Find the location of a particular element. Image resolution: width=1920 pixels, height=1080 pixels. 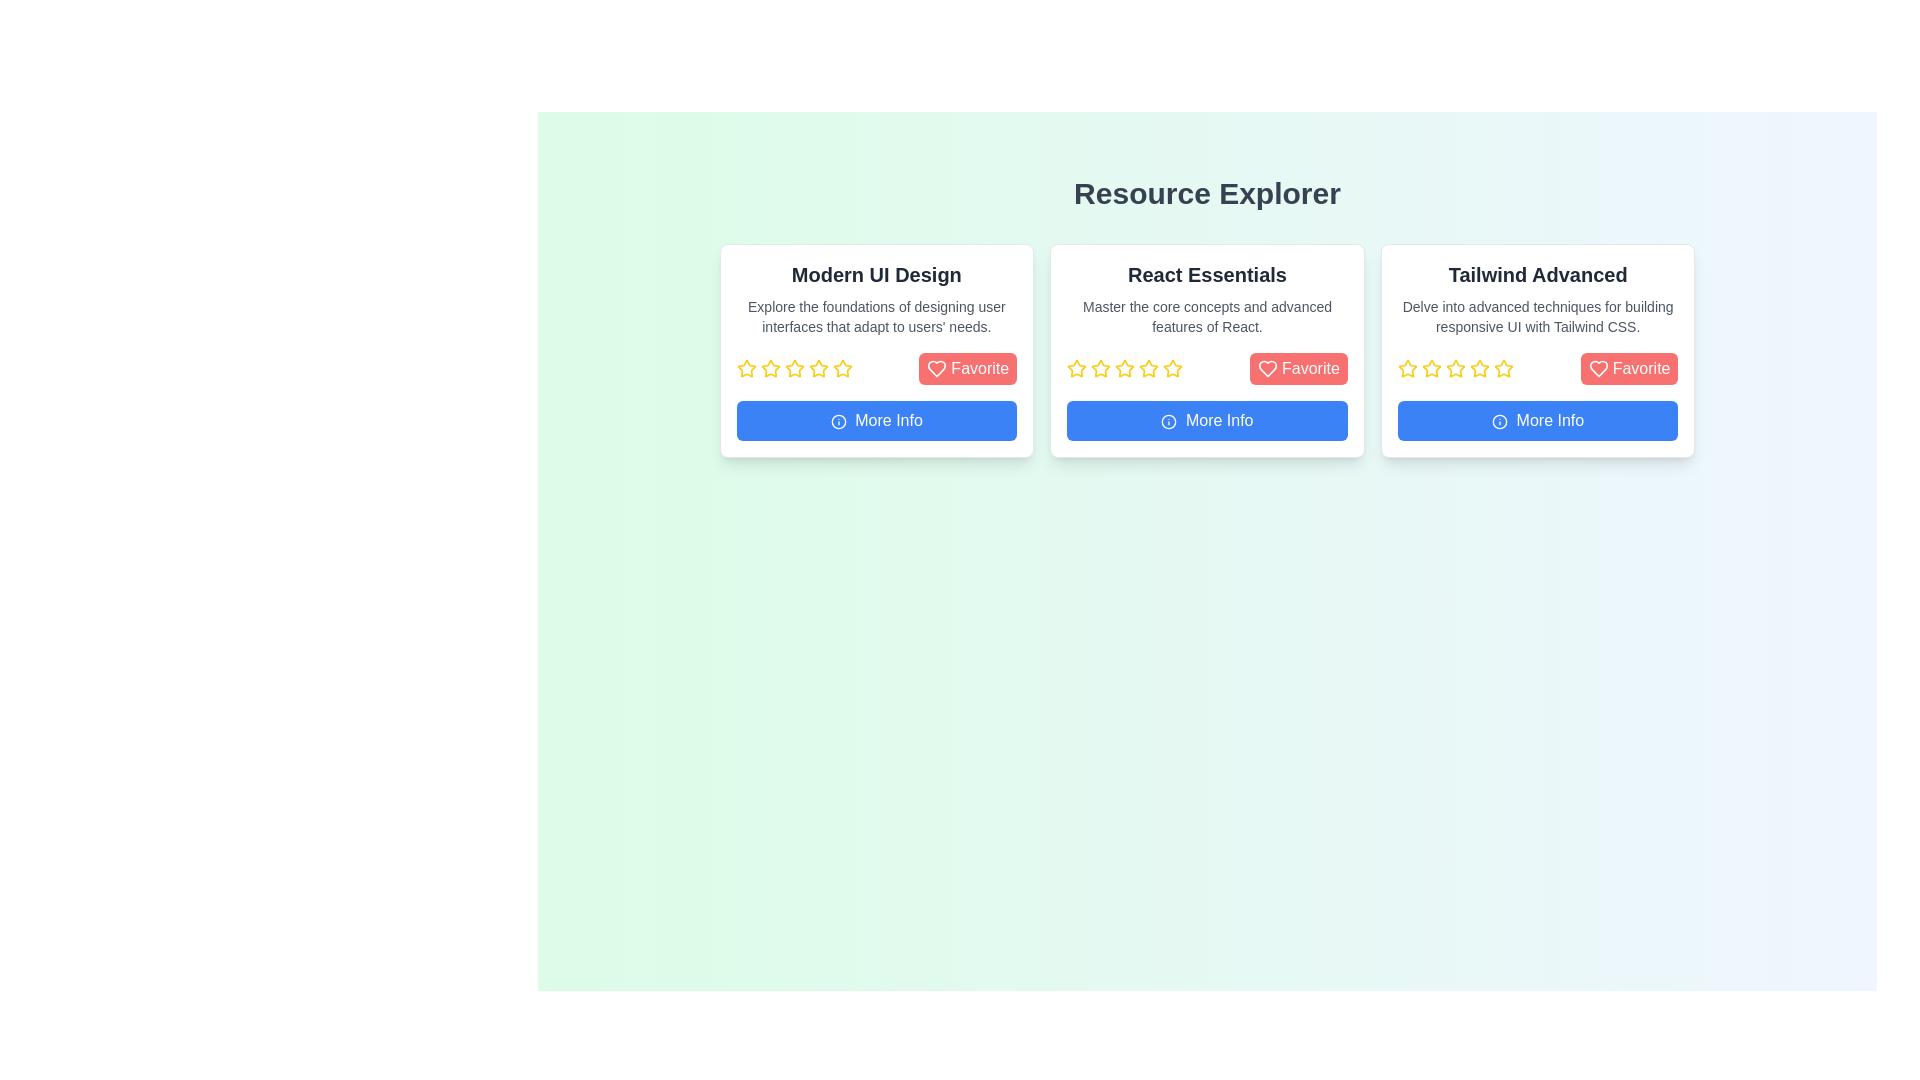

the third yellow star icon in the rating system under the 'React Essentials' card to indicate a rating is located at coordinates (1100, 369).